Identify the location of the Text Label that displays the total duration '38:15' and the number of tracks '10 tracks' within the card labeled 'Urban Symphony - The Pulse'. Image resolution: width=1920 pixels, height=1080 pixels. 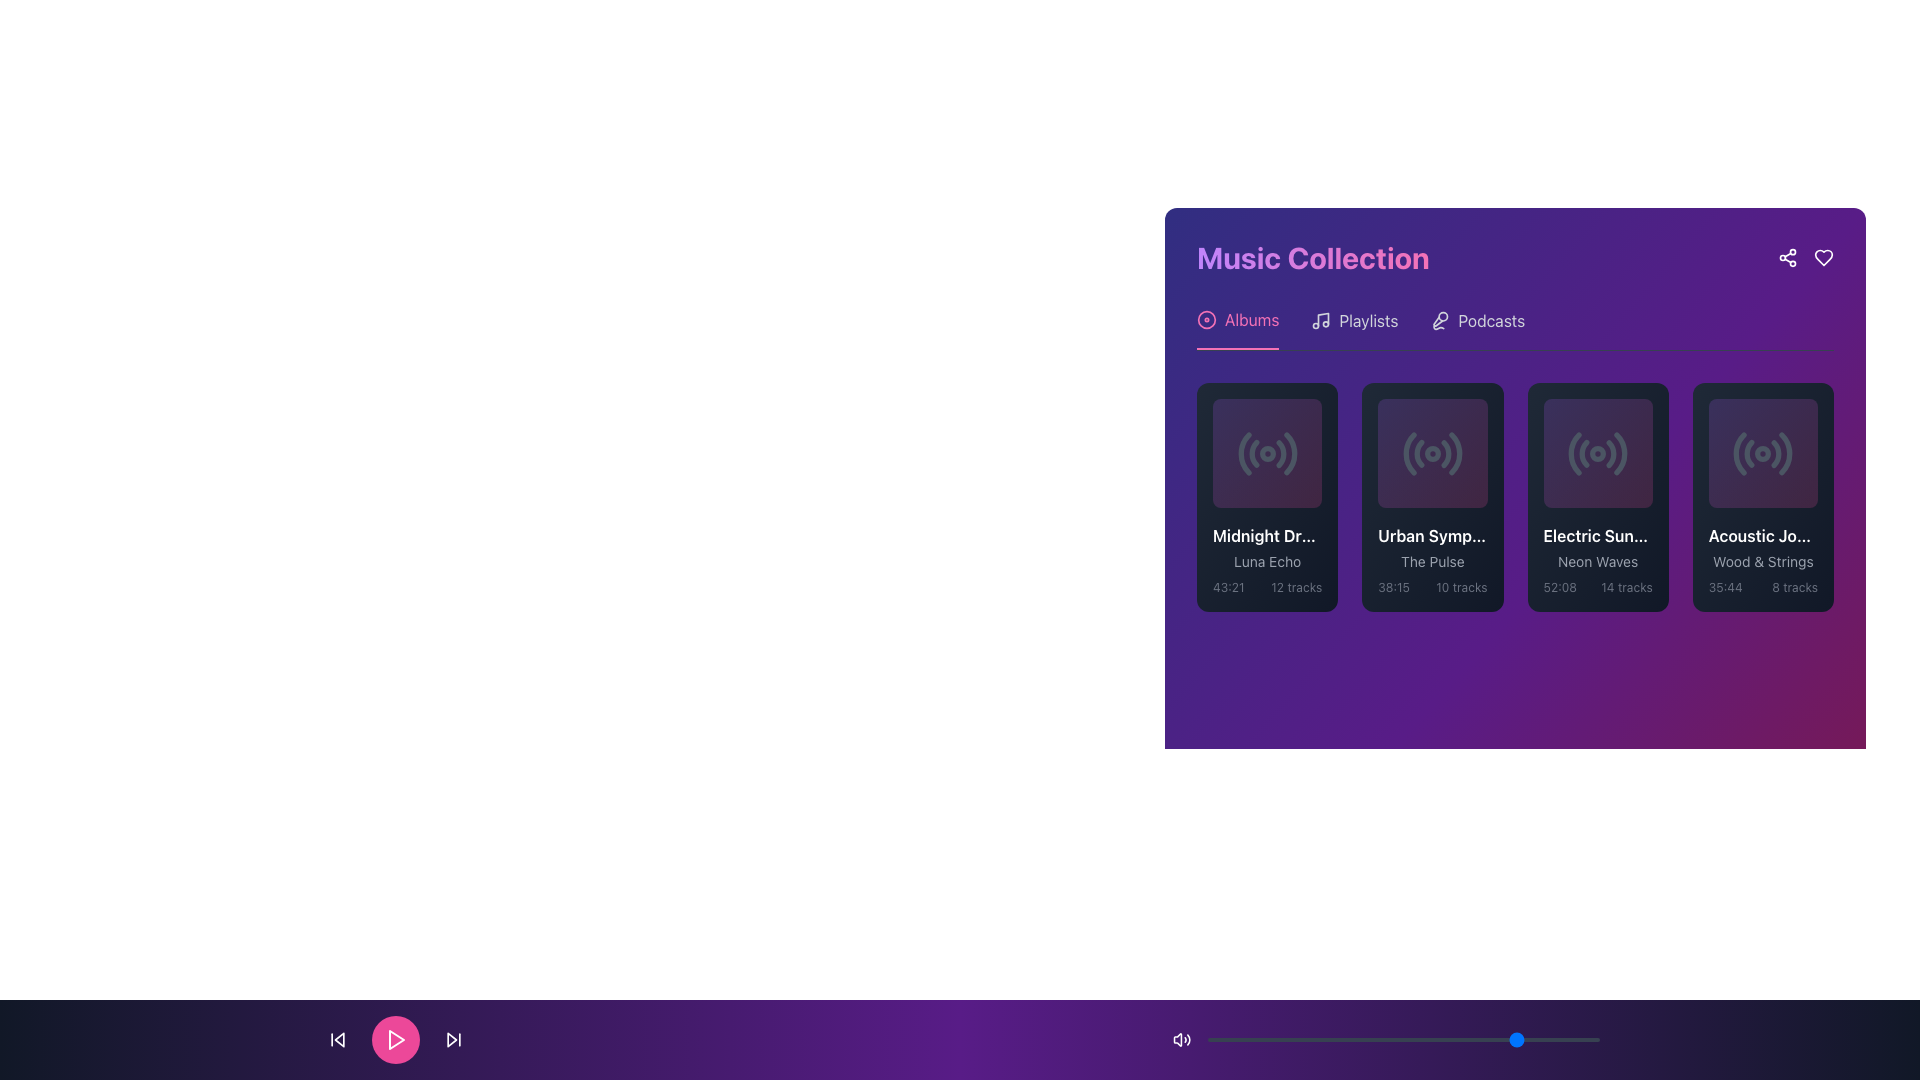
(1431, 587).